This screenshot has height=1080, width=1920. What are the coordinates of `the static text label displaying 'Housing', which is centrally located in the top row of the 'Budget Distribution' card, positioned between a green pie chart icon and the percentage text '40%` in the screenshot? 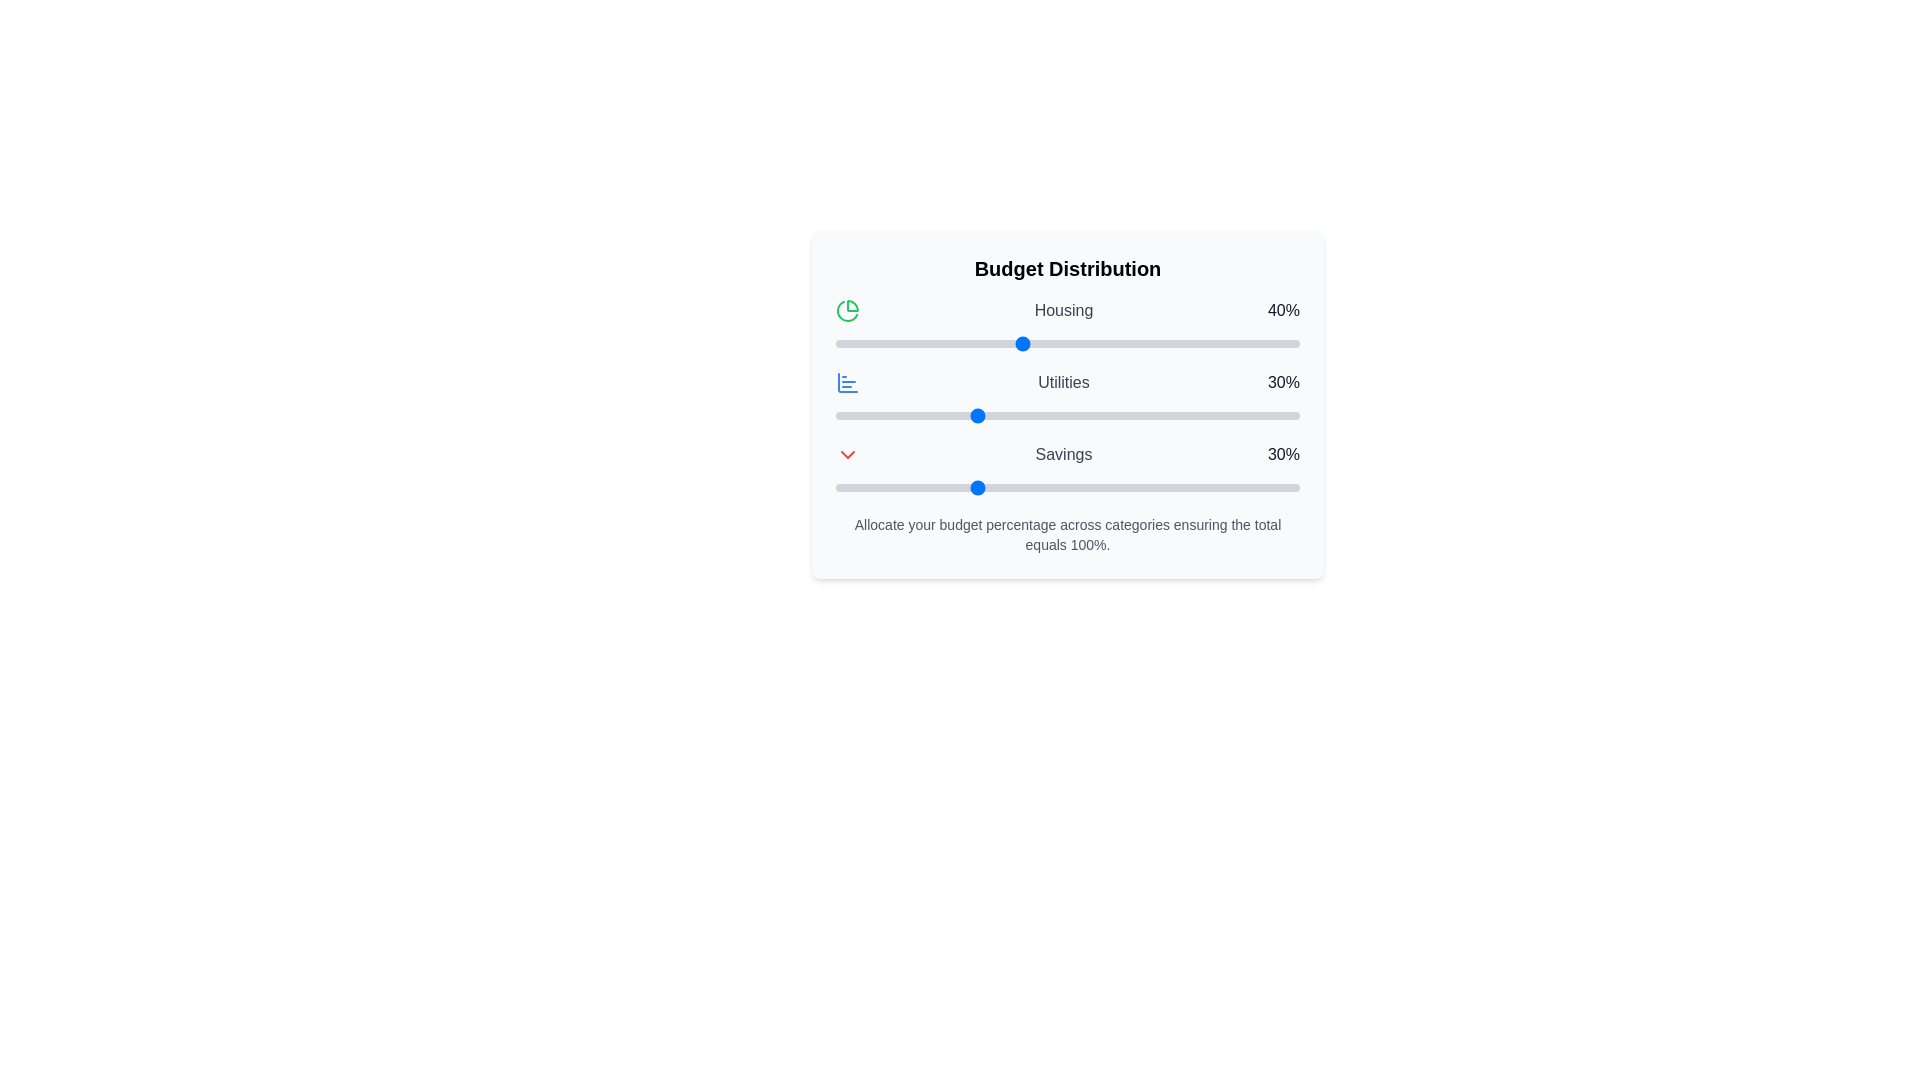 It's located at (1063, 311).